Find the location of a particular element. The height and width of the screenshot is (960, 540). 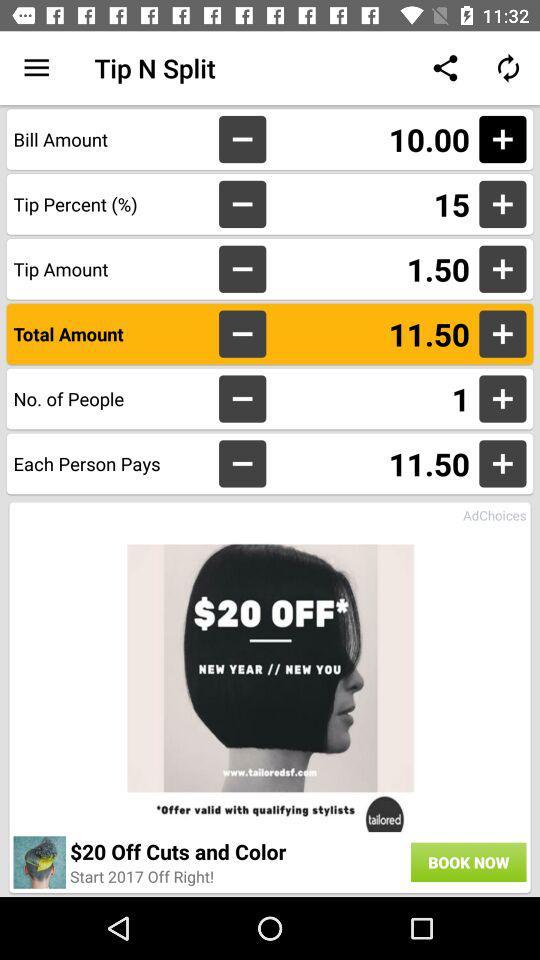

11.00 item is located at coordinates (372, 138).